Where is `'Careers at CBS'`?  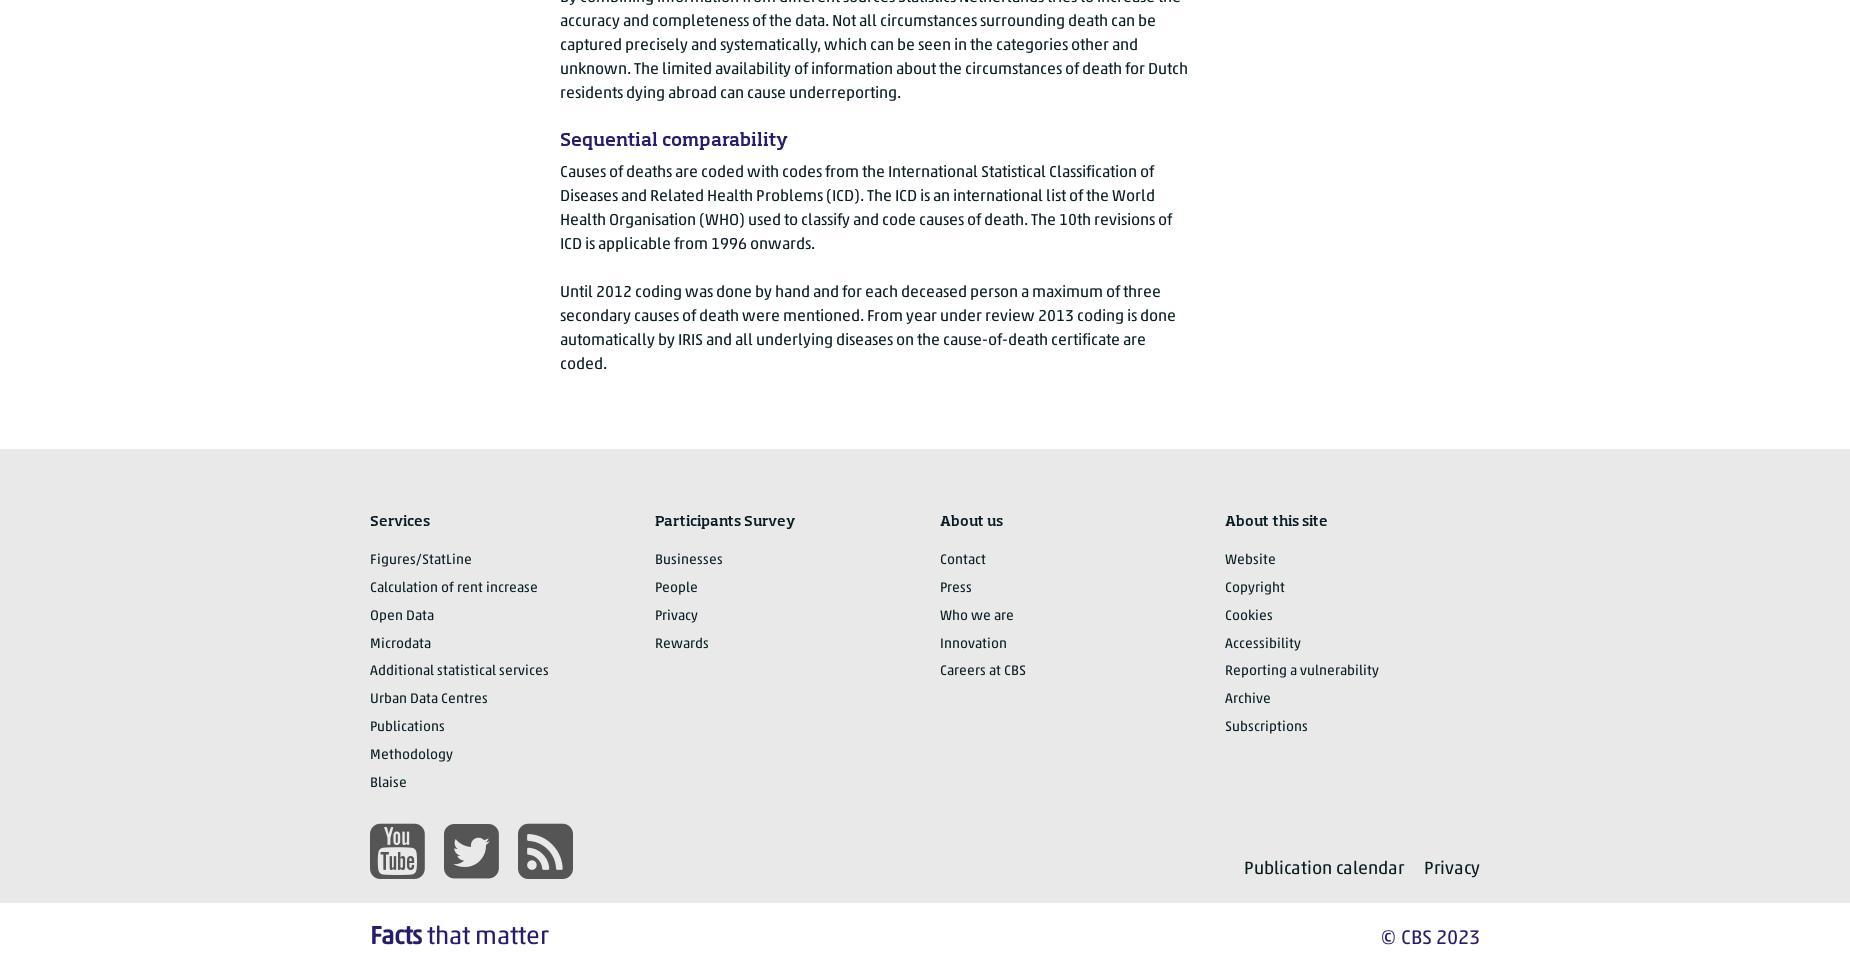
'Careers at CBS' is located at coordinates (982, 670).